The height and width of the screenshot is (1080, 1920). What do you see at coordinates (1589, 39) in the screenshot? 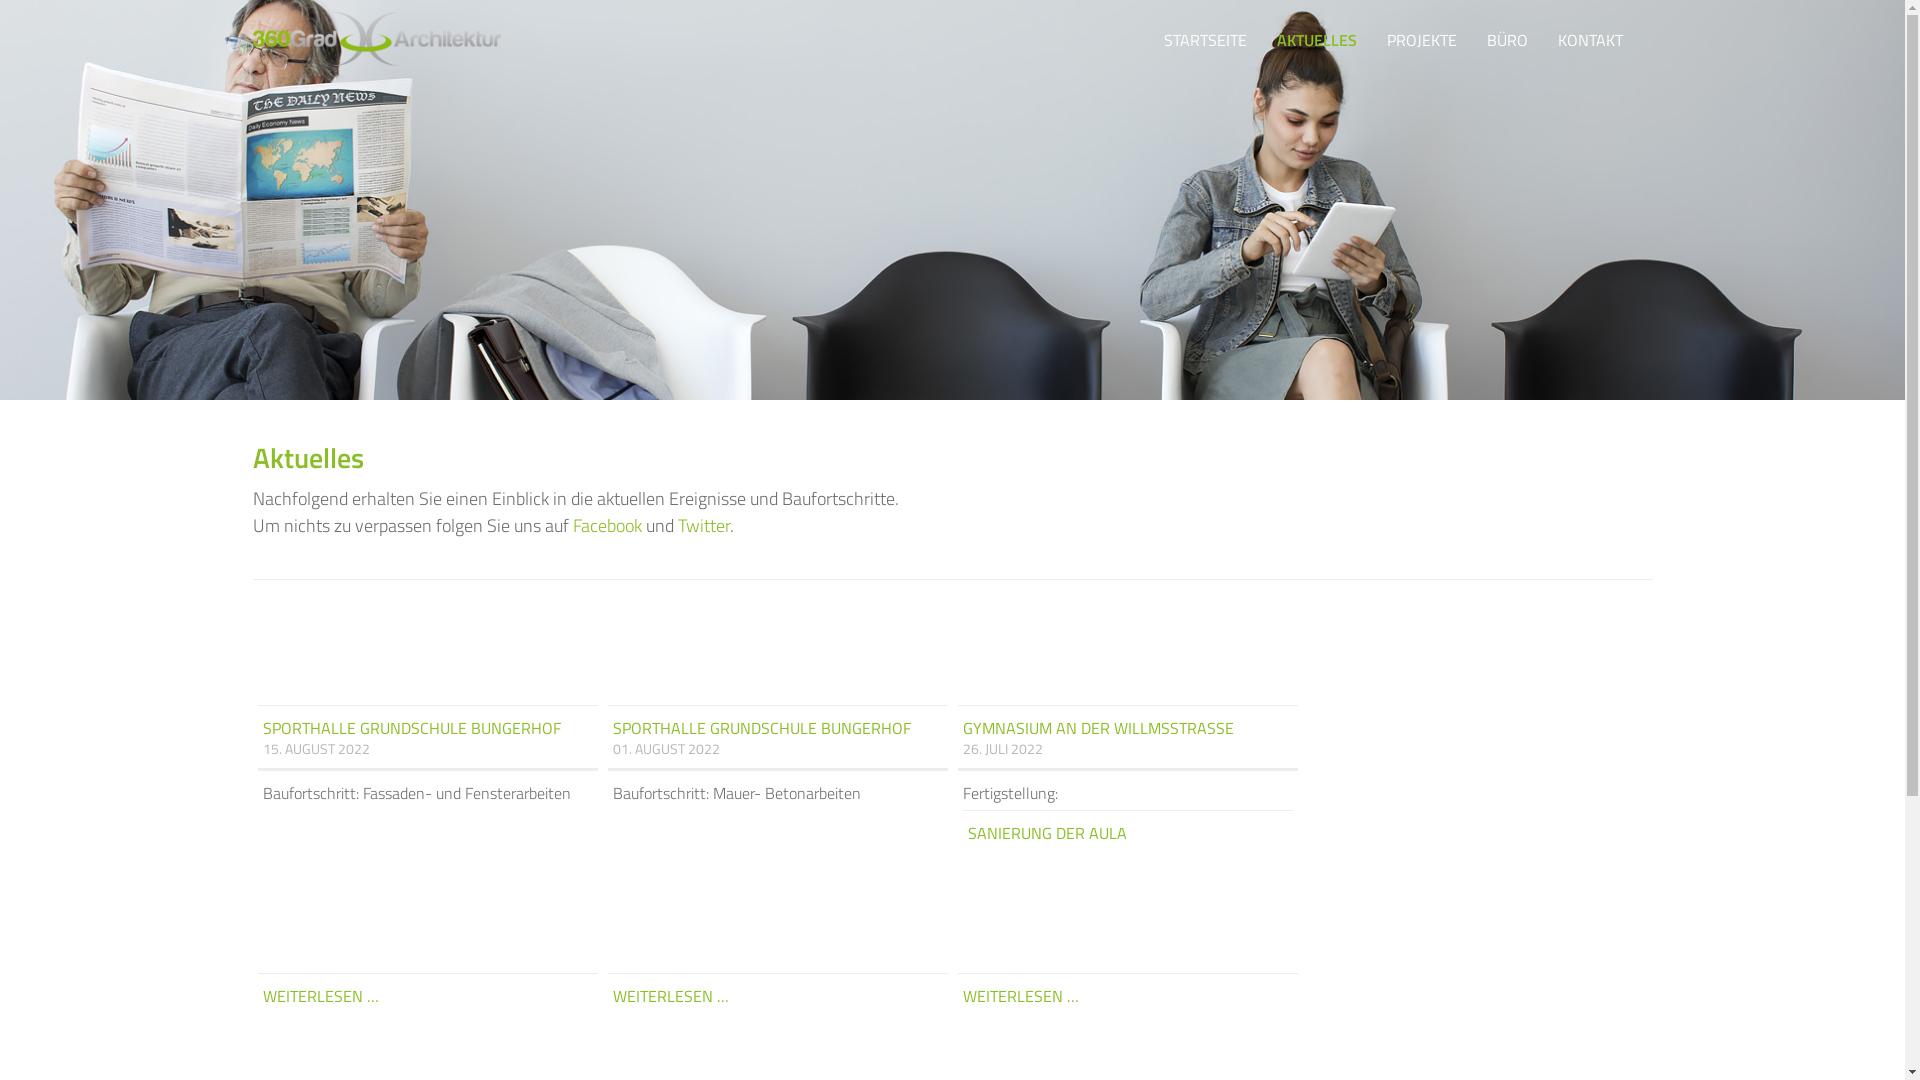
I see `'KONTAKT'` at bounding box center [1589, 39].